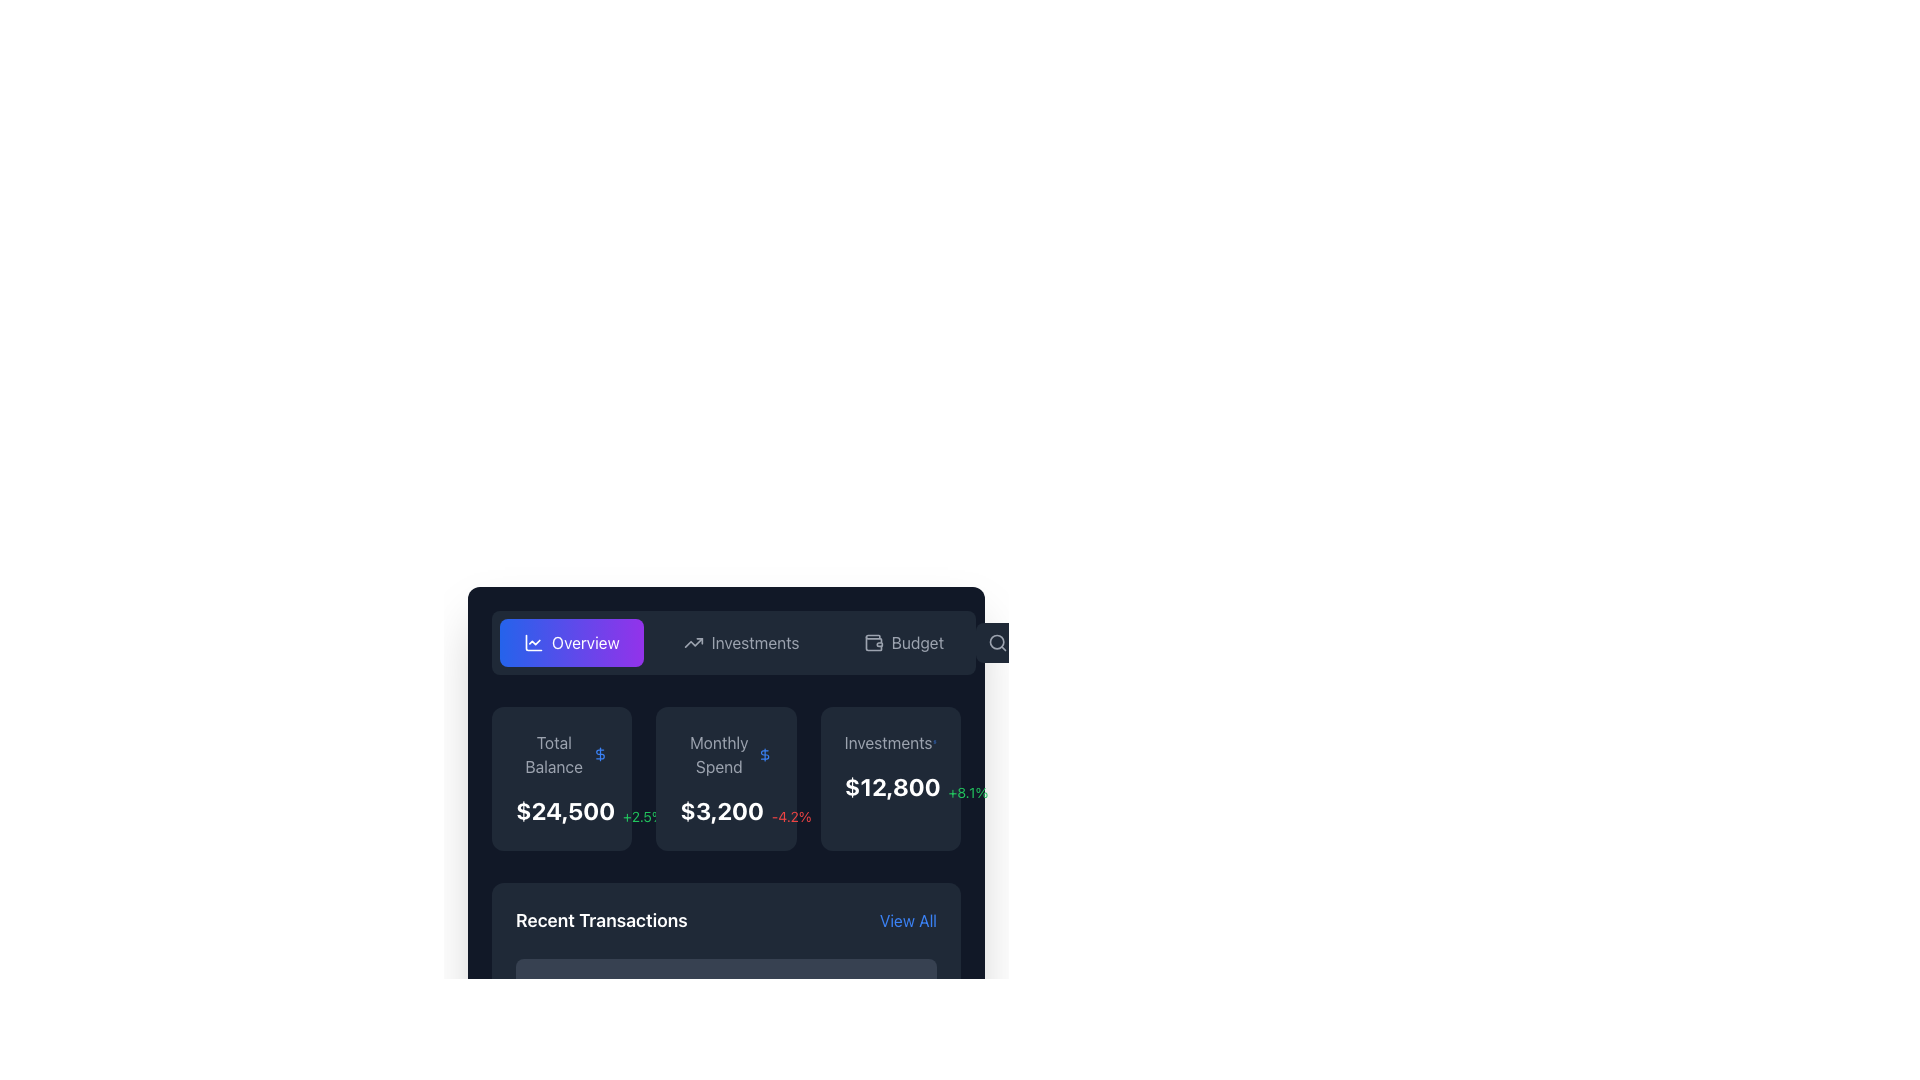  Describe the element at coordinates (599, 755) in the screenshot. I see `the financial icon representing 'Total Balance' located in the top-middle portion of the dashboard to provide a visual cue for monetary data` at that location.